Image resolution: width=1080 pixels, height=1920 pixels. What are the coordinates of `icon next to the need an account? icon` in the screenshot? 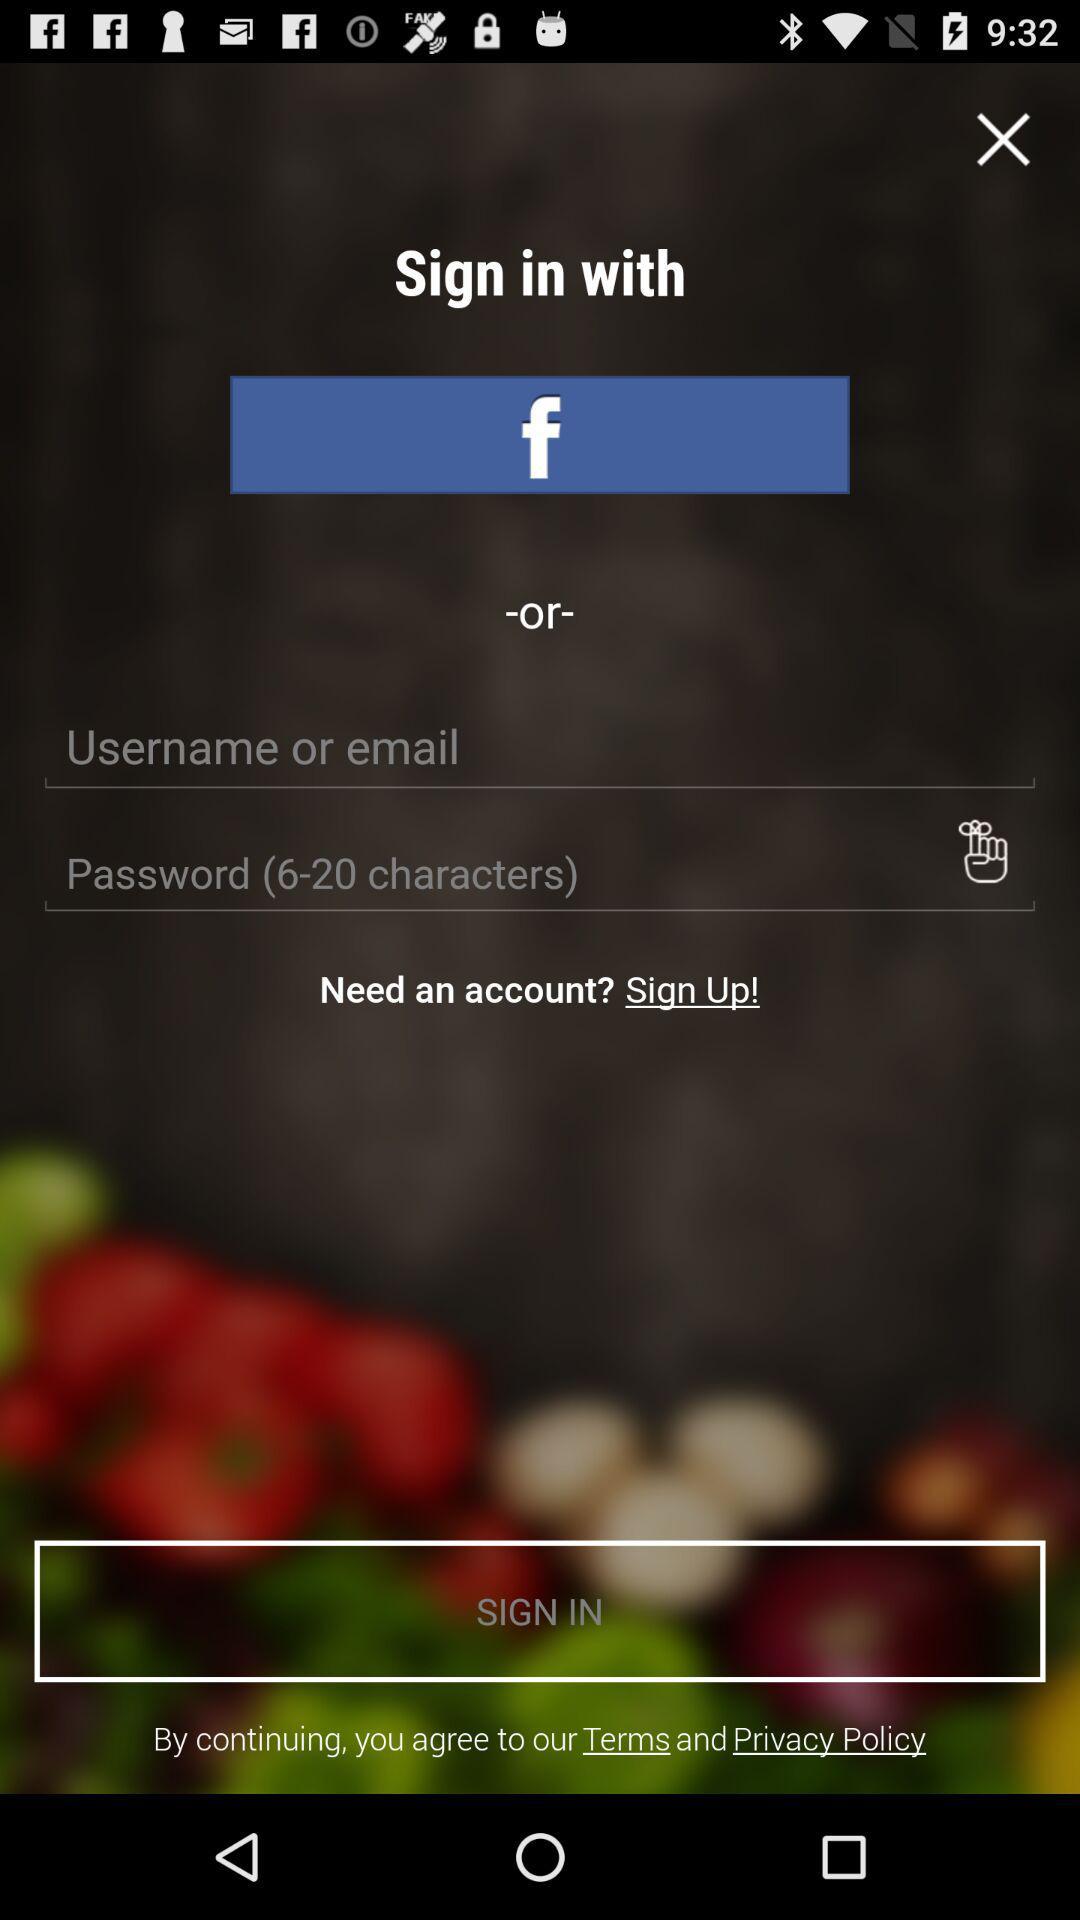 It's located at (691, 988).